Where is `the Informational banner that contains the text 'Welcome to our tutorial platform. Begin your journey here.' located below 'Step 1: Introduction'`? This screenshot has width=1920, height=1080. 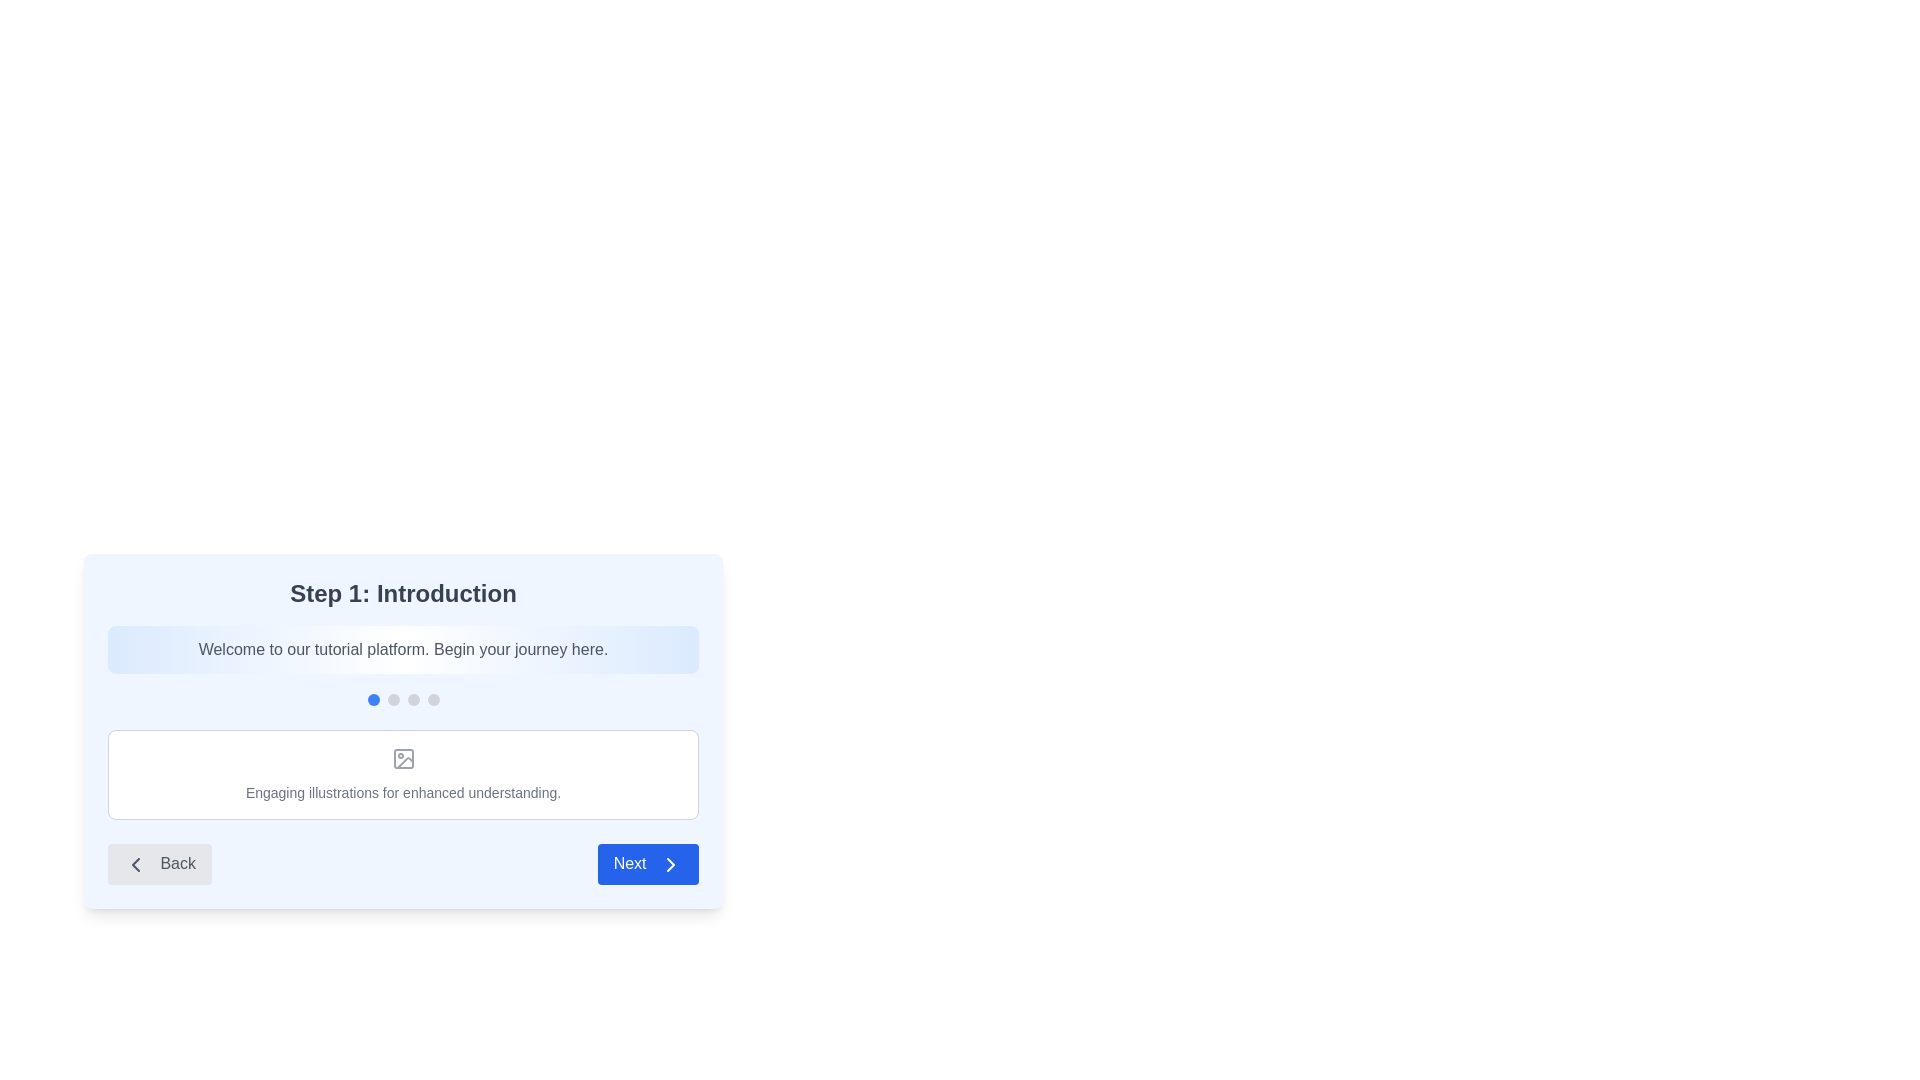
the Informational banner that contains the text 'Welcome to our tutorial platform. Begin your journey here.' located below 'Step 1: Introduction' is located at coordinates (402, 650).